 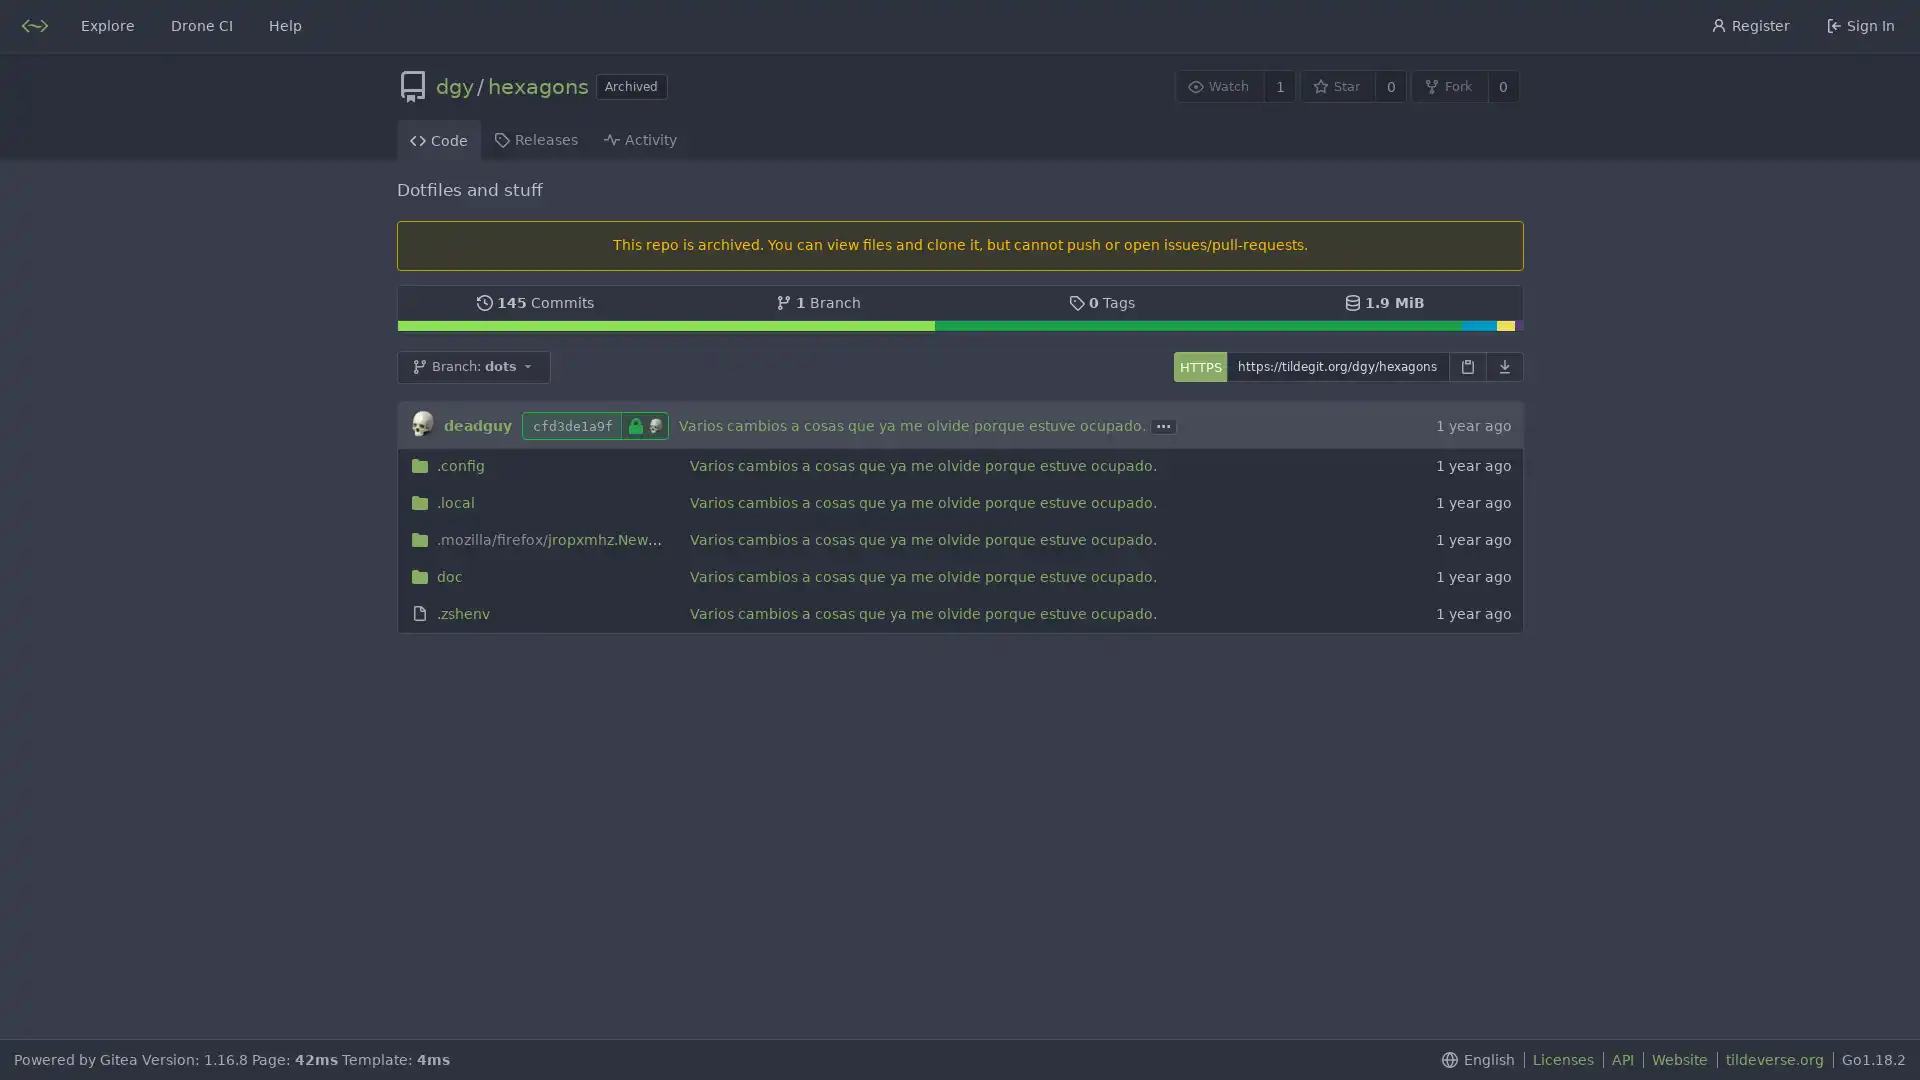 I want to click on HTTPS, so click(x=1199, y=366).